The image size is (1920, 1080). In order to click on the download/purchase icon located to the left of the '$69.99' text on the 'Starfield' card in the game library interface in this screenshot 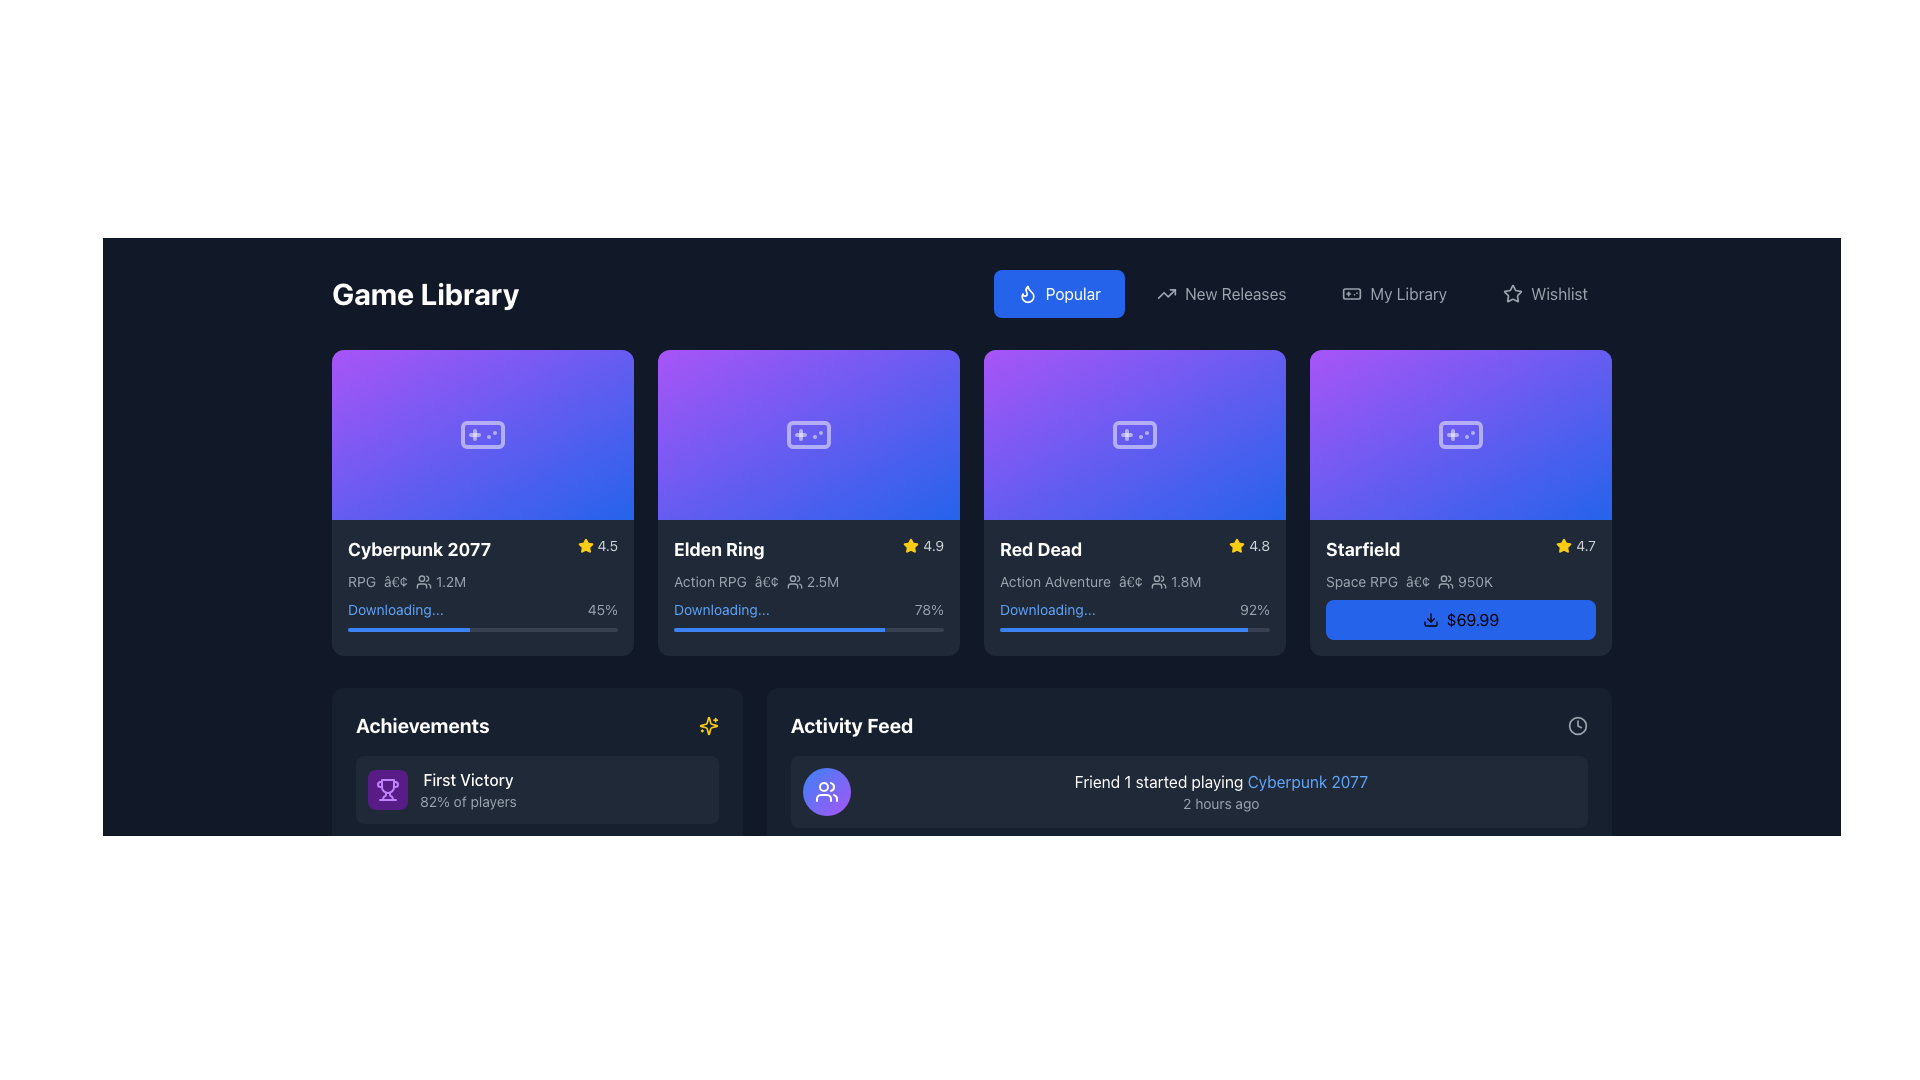, I will do `click(1429, 618)`.